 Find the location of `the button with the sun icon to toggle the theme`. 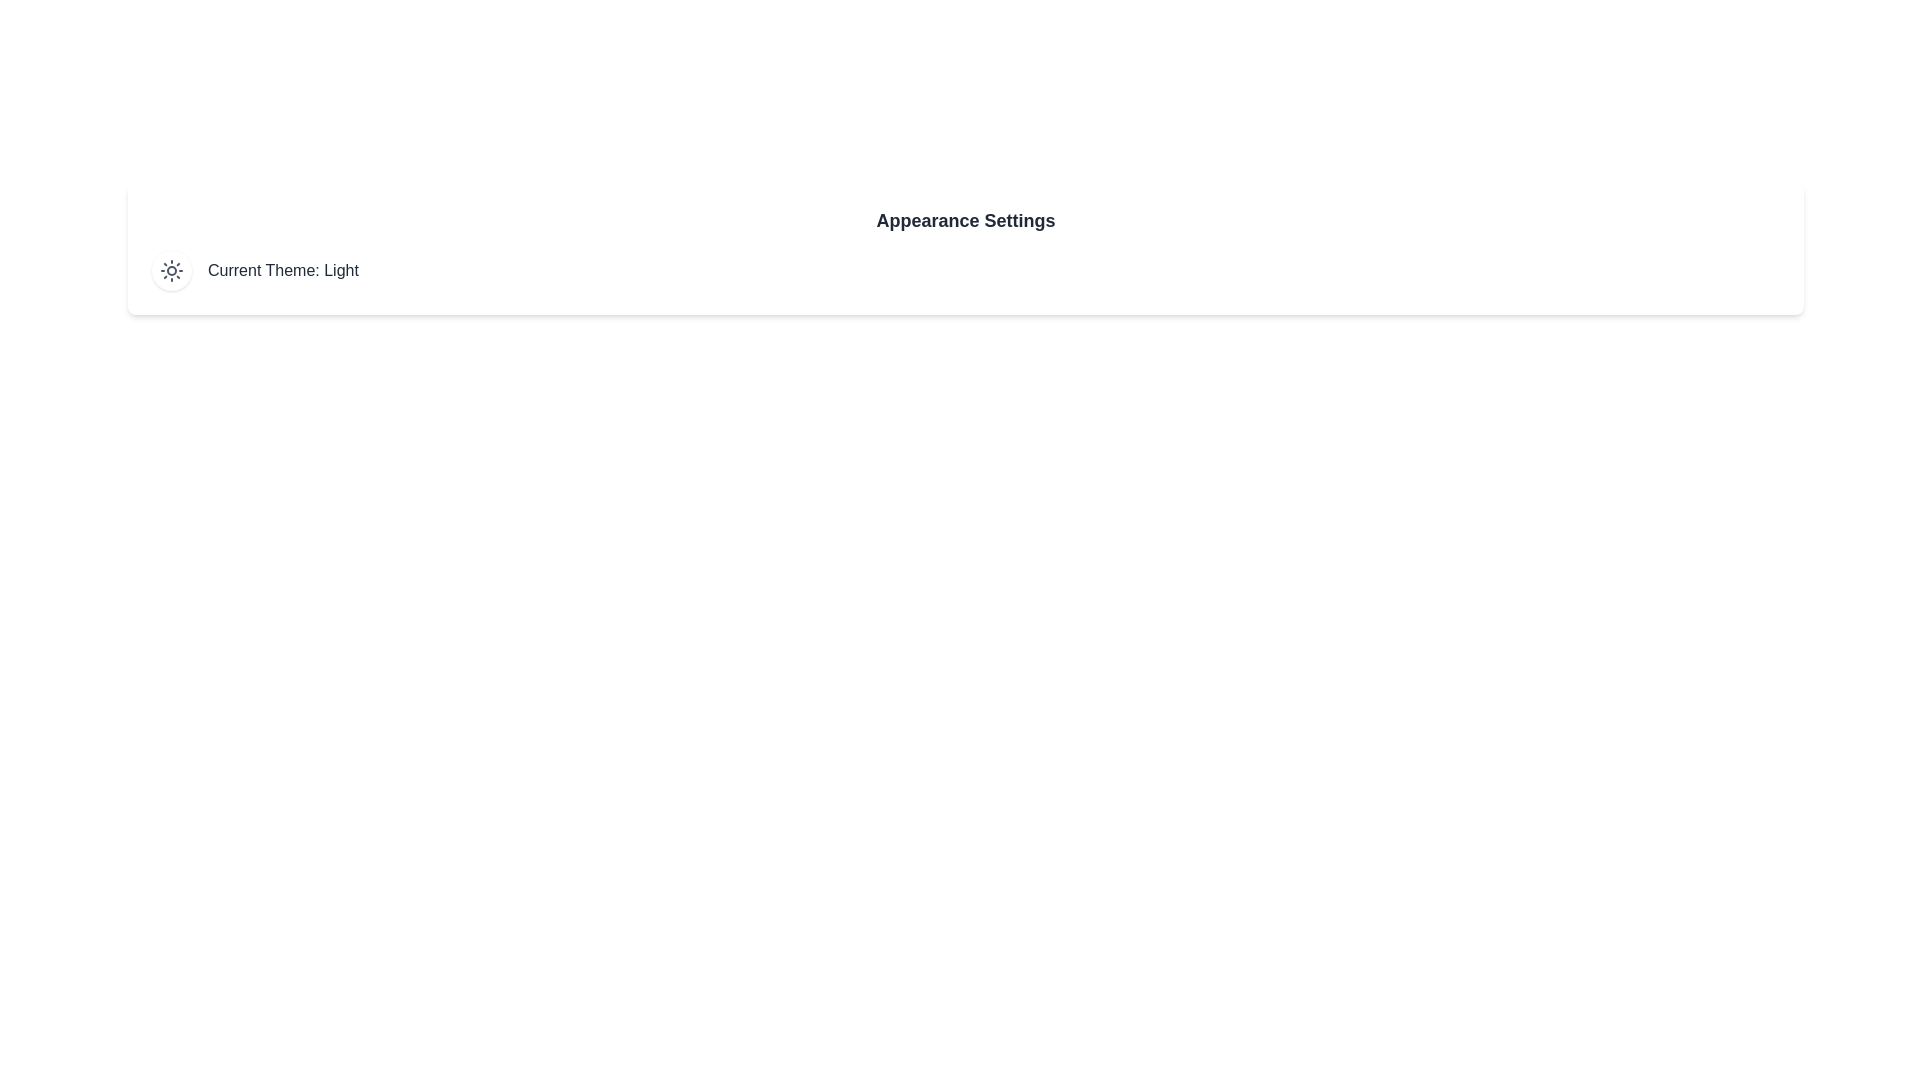

the button with the sun icon to toggle the theme is located at coordinates (172, 270).